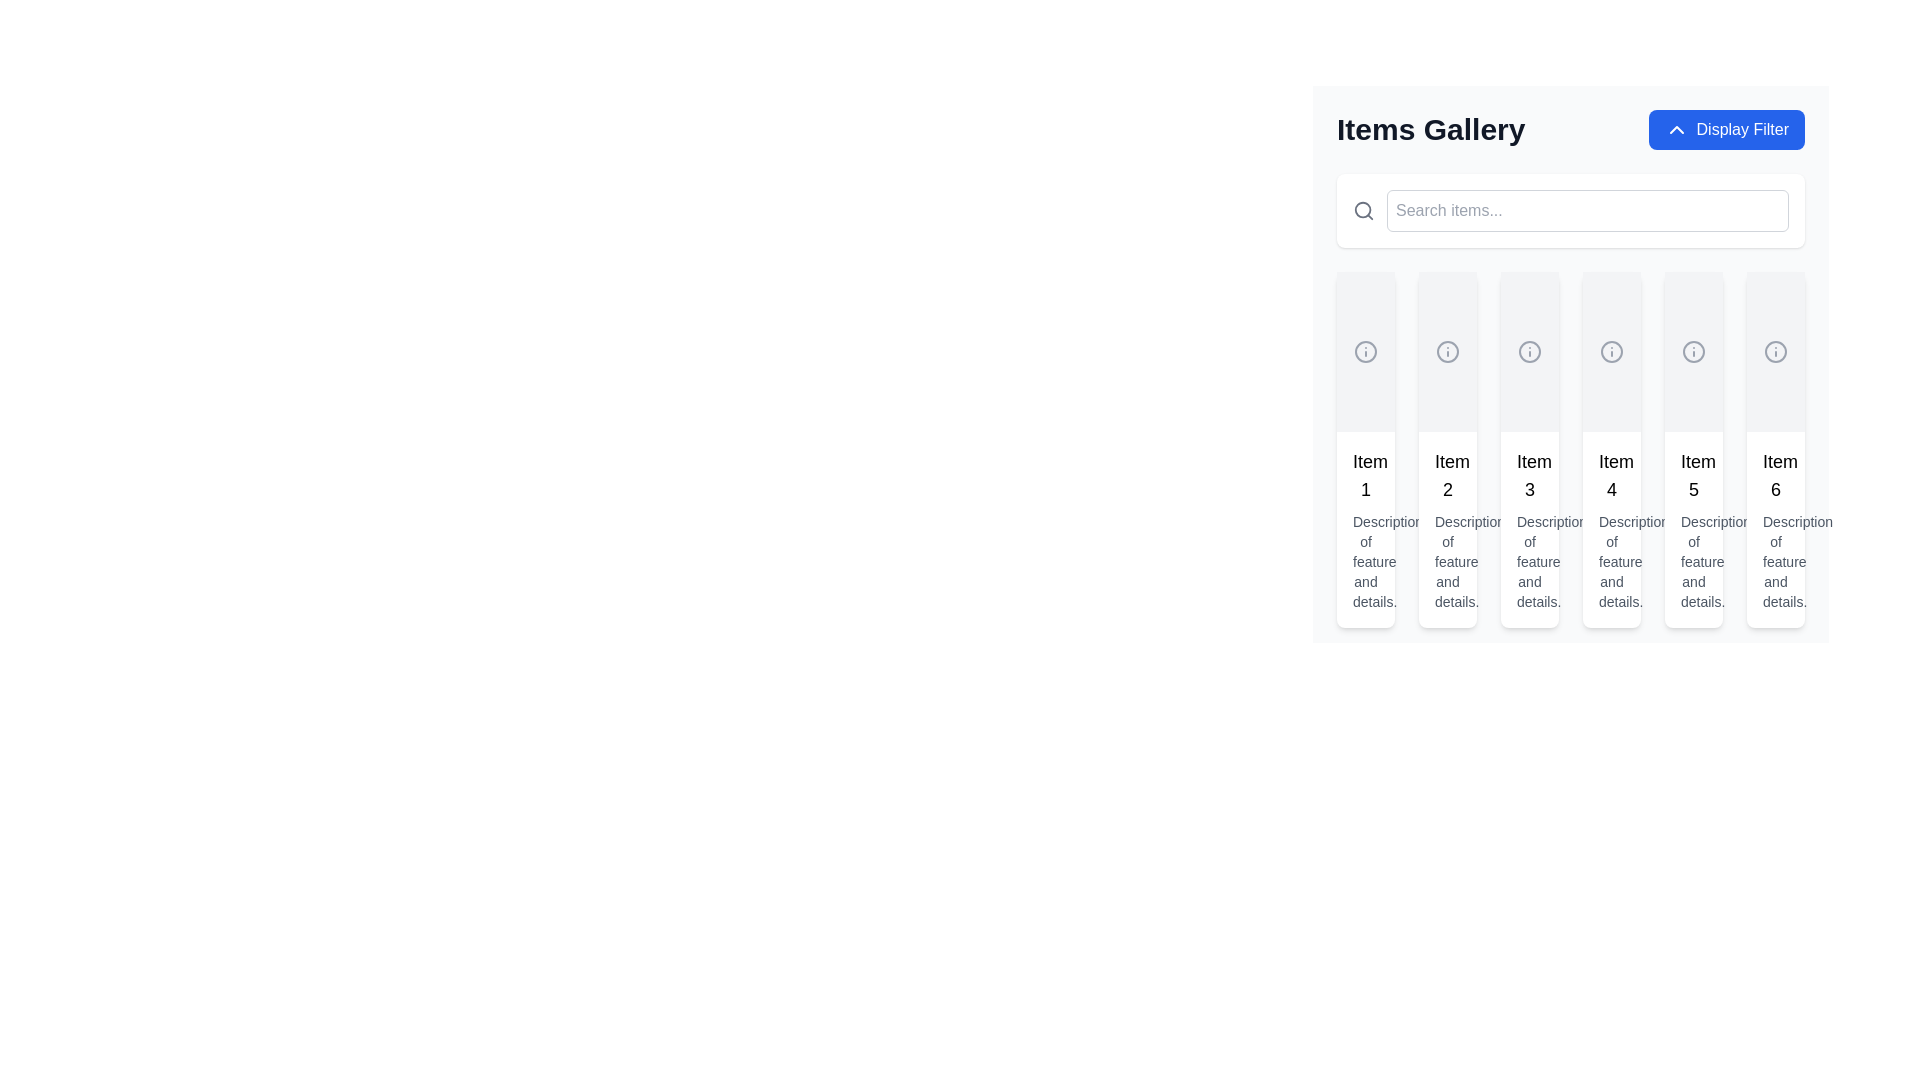 This screenshot has width=1920, height=1080. Describe the element at coordinates (1693, 562) in the screenshot. I see `the gray-colored text label reading 'Description of feature and details.' located below the heading 'Item 5' within the card layout` at that location.